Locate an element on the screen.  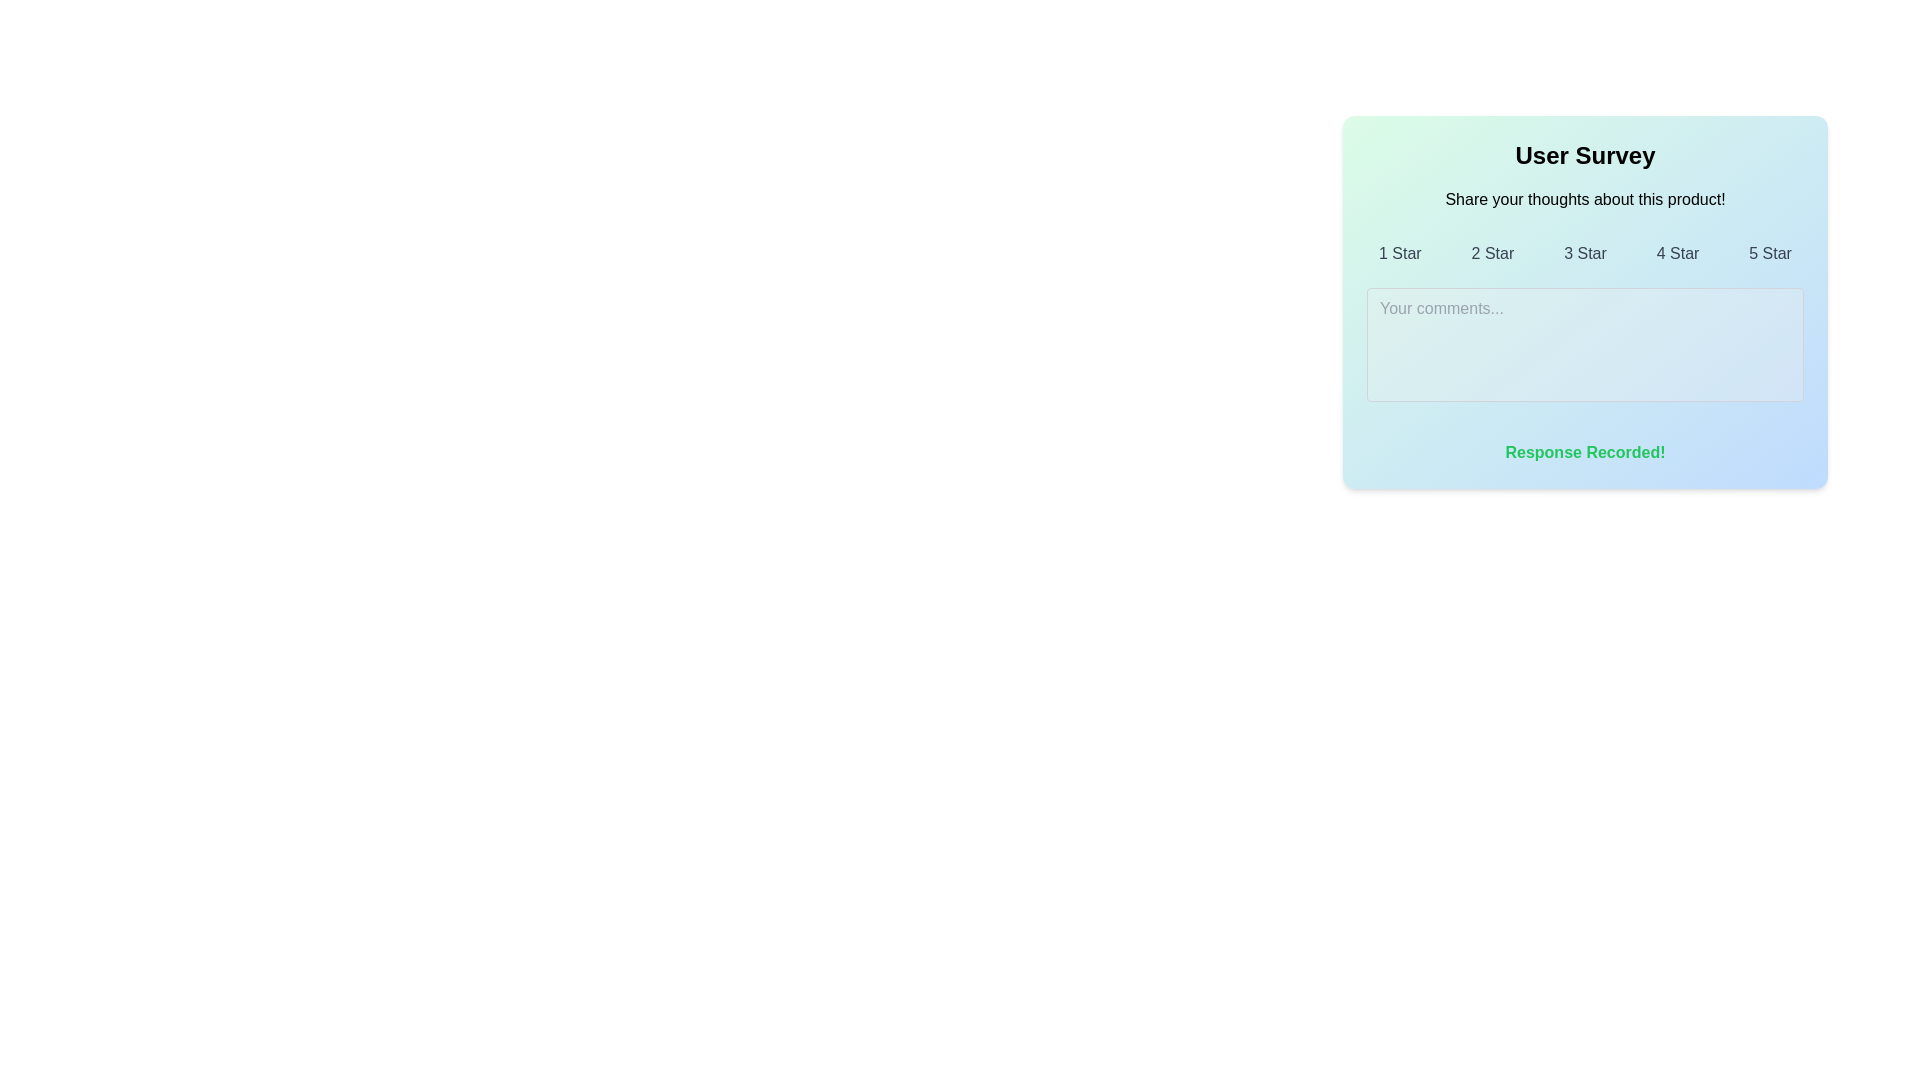
the '5 Star' pill-shaped button with gray text is located at coordinates (1770, 253).